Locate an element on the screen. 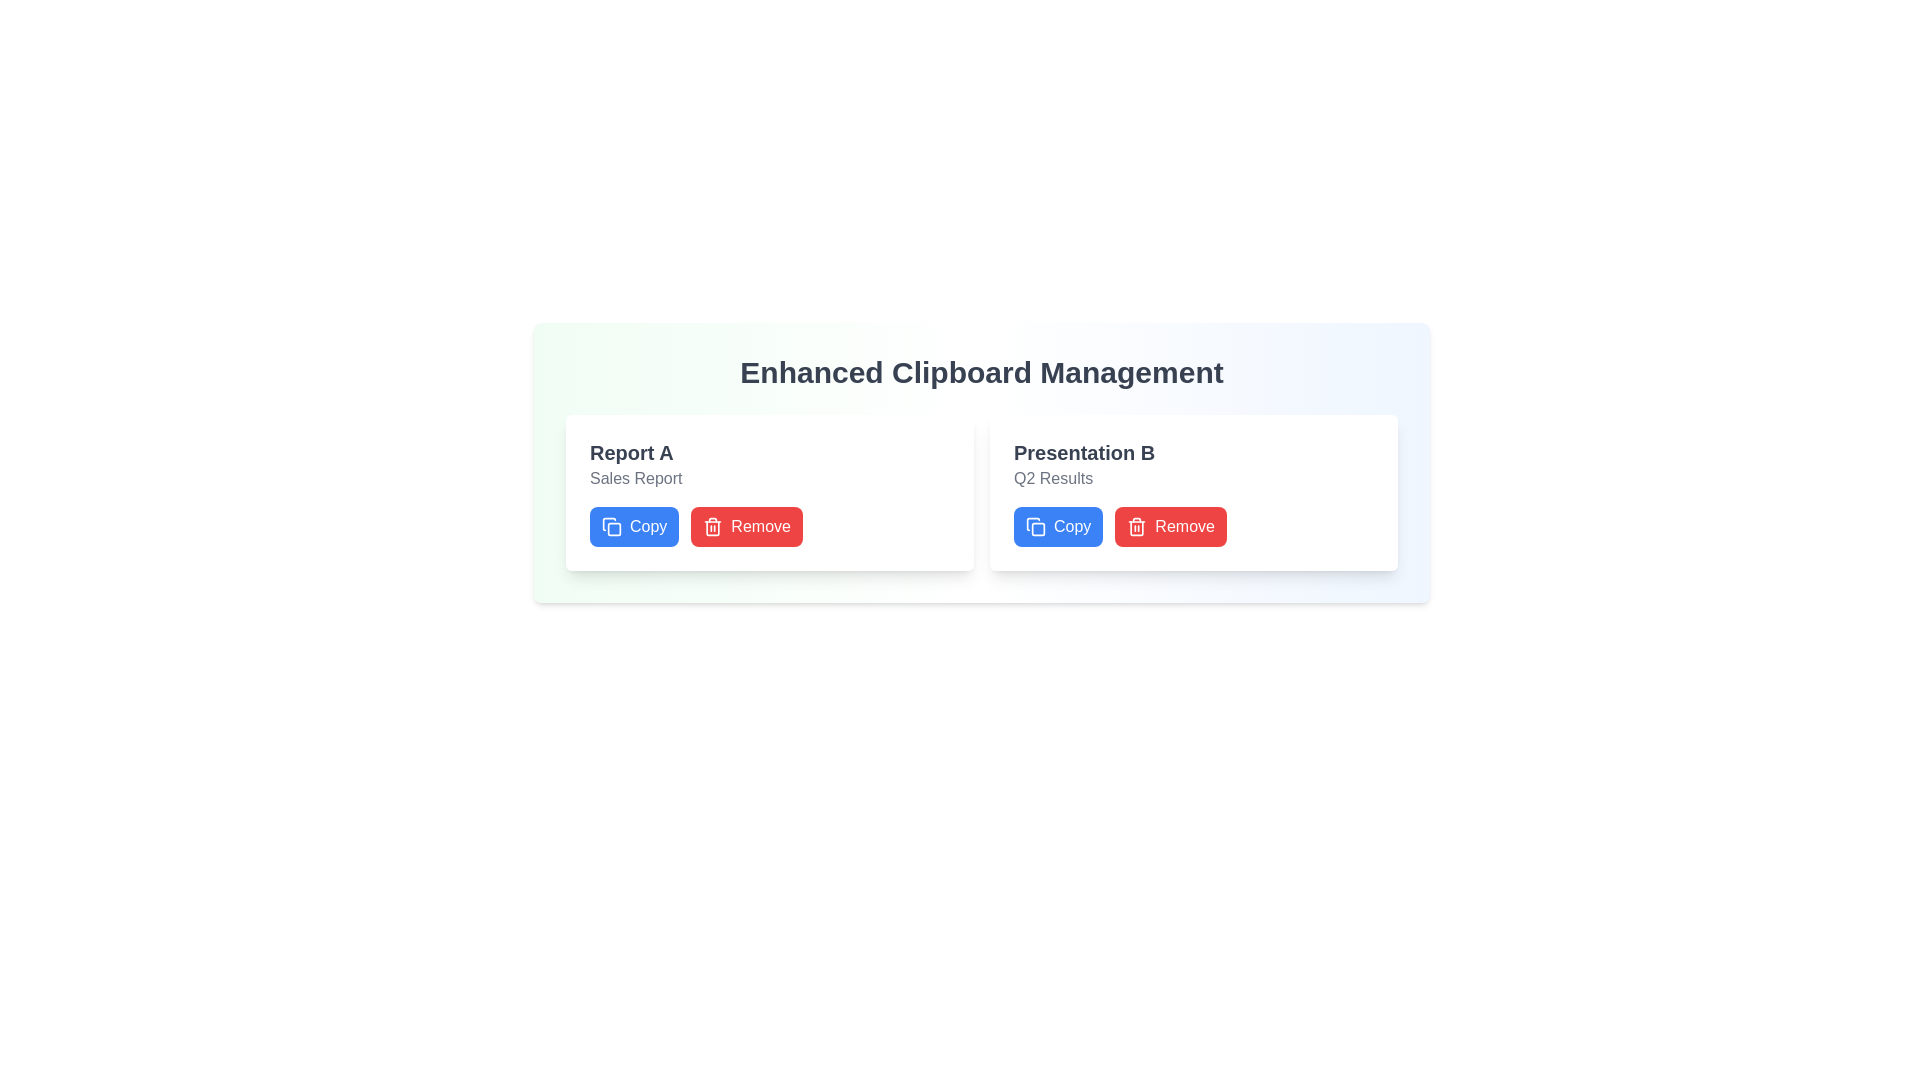  the vector graphic element that visually represents the concept of copying, located on the left side of the 'Copy' button under the 'Presentation B' section is located at coordinates (1038, 528).